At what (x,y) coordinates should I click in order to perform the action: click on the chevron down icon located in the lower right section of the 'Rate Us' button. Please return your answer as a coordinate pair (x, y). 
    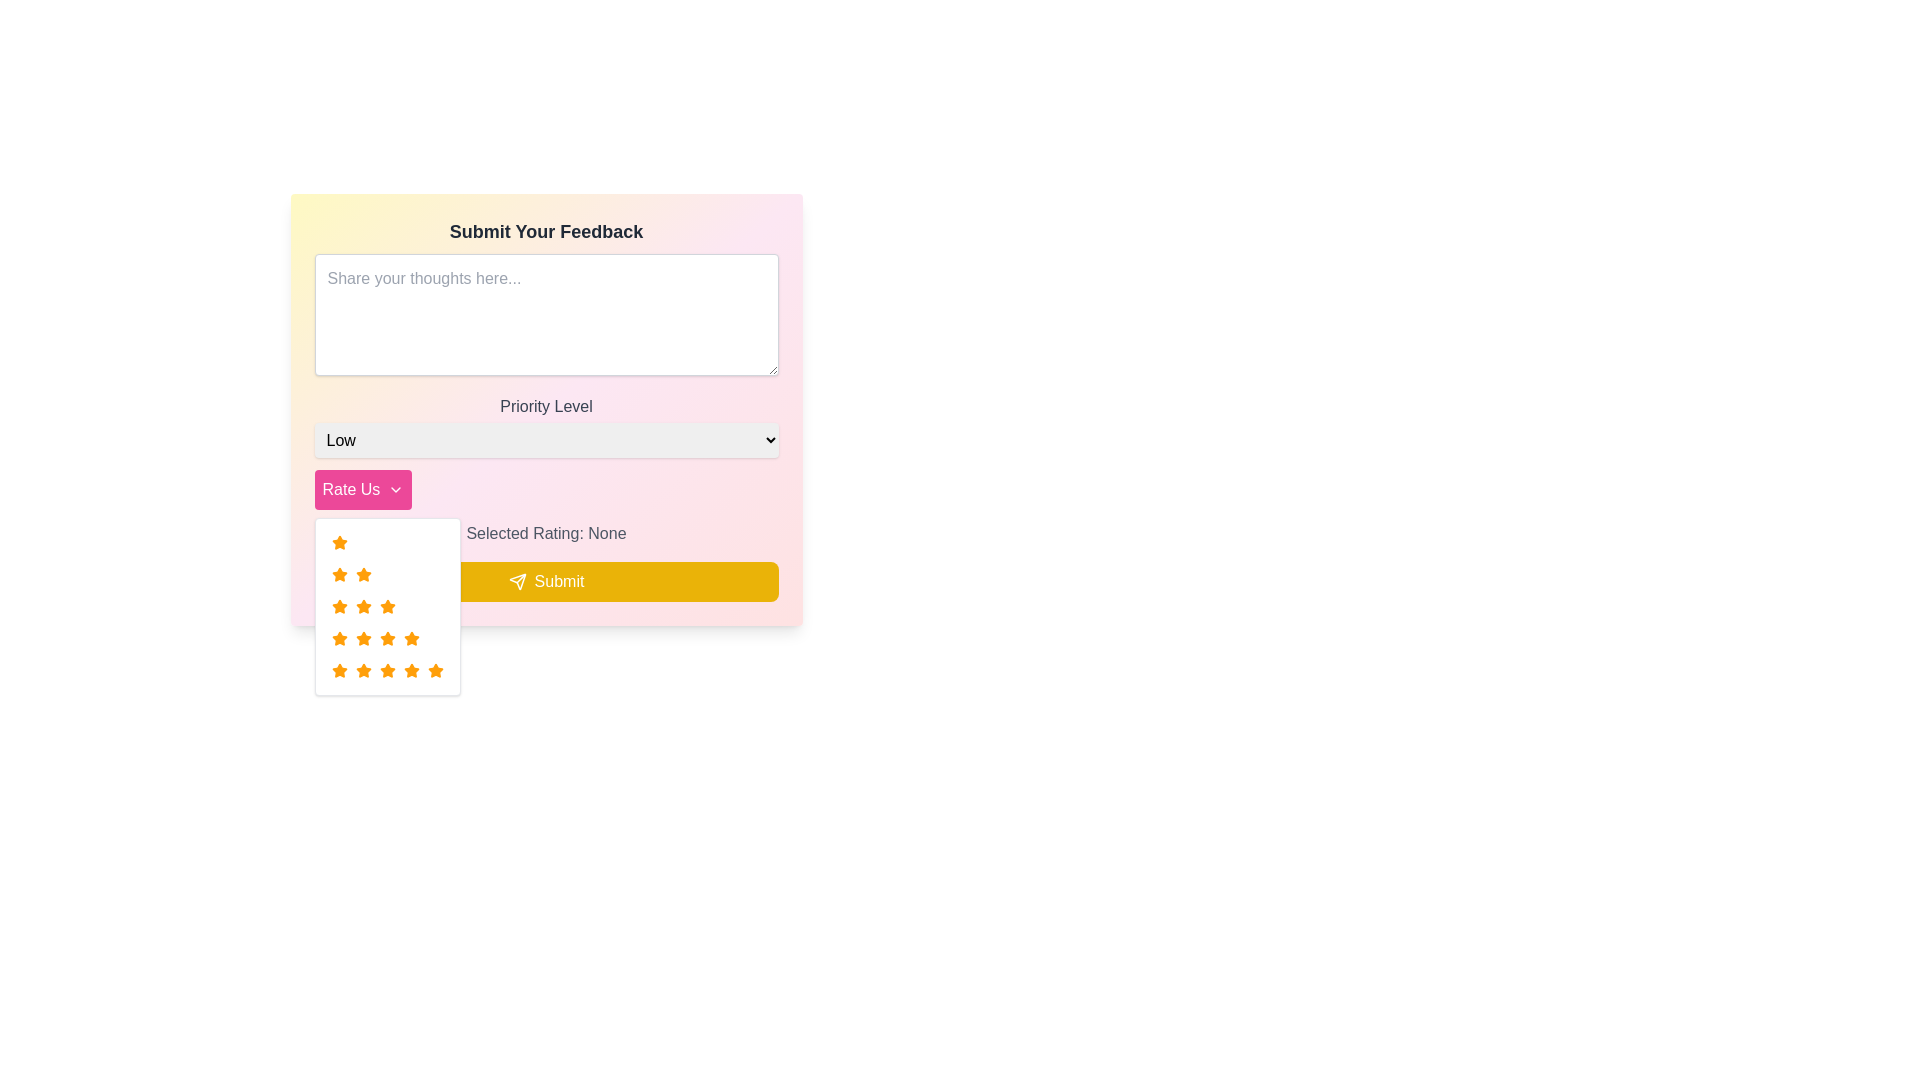
    Looking at the image, I should click on (396, 489).